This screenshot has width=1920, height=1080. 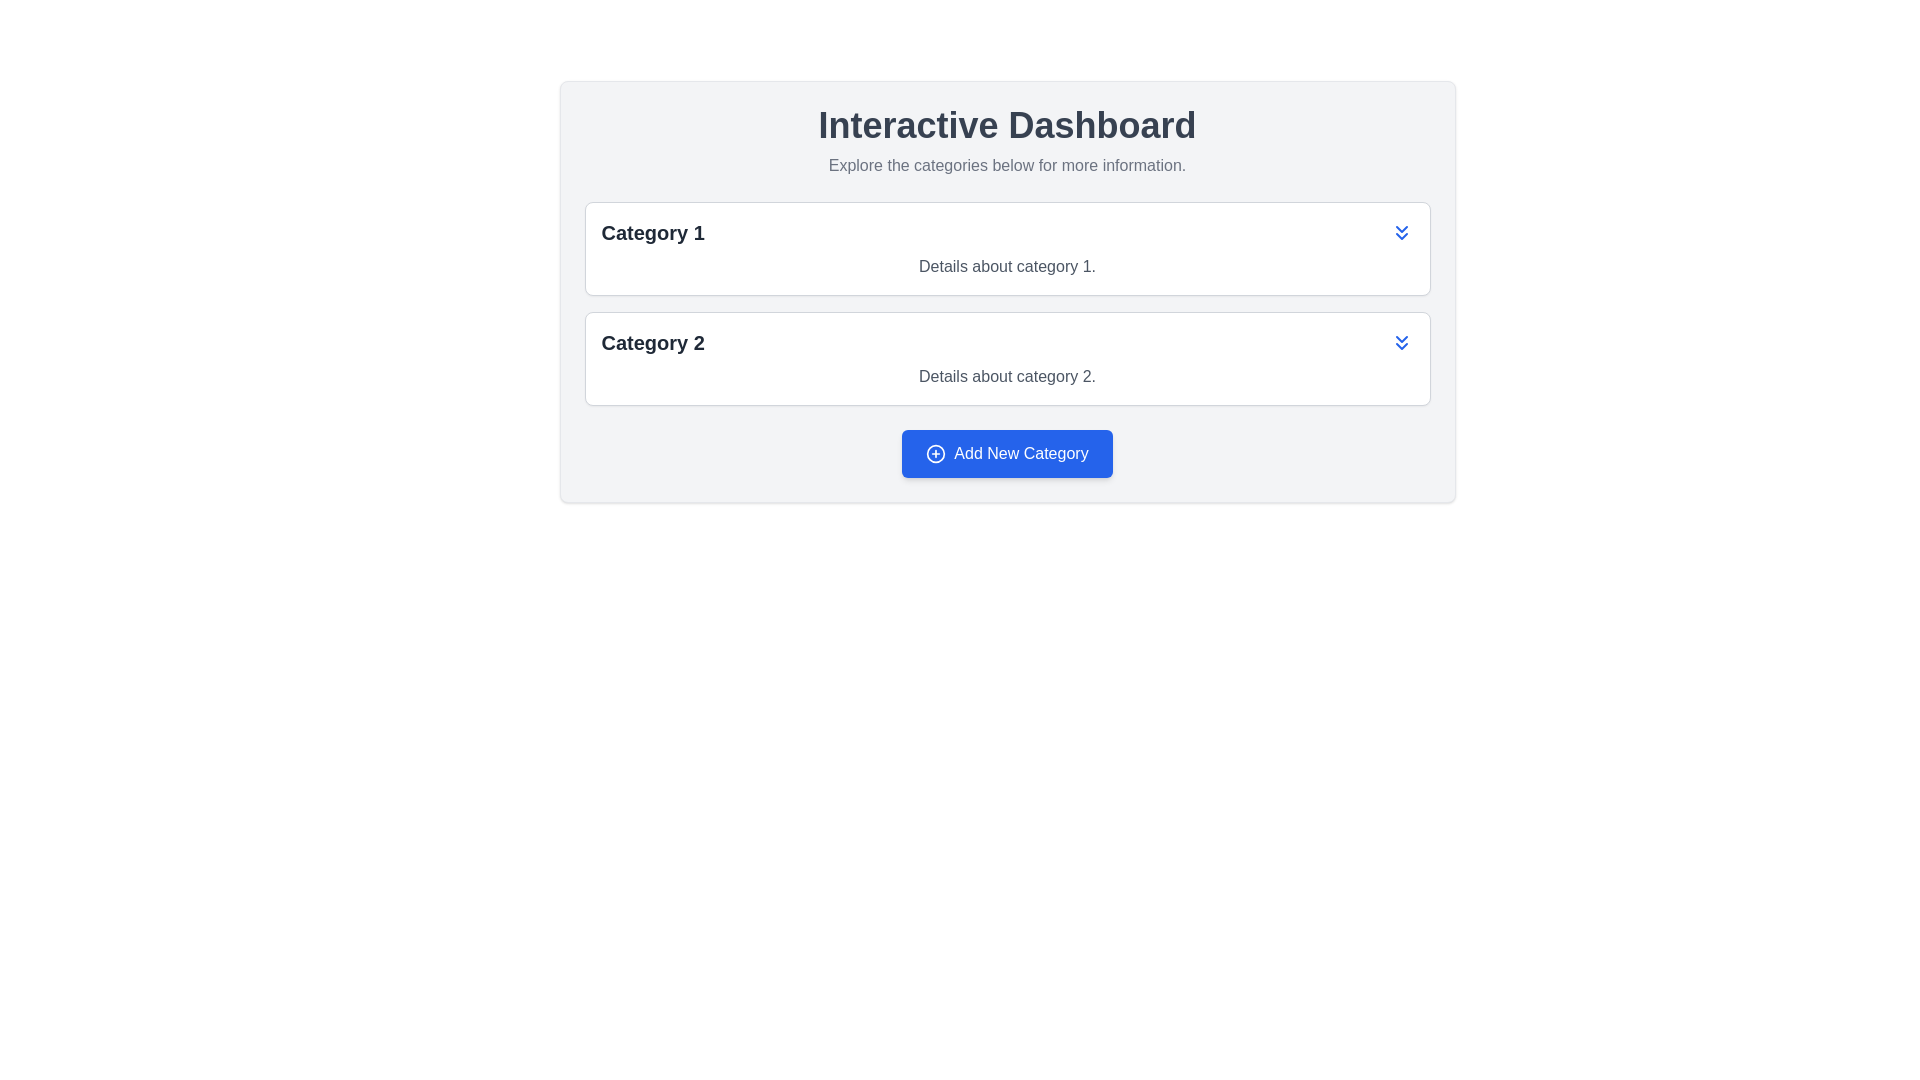 What do you see at coordinates (1007, 454) in the screenshot?
I see `the blue button labeled 'Add New Category' with a plus icon to observe its visual response` at bounding box center [1007, 454].